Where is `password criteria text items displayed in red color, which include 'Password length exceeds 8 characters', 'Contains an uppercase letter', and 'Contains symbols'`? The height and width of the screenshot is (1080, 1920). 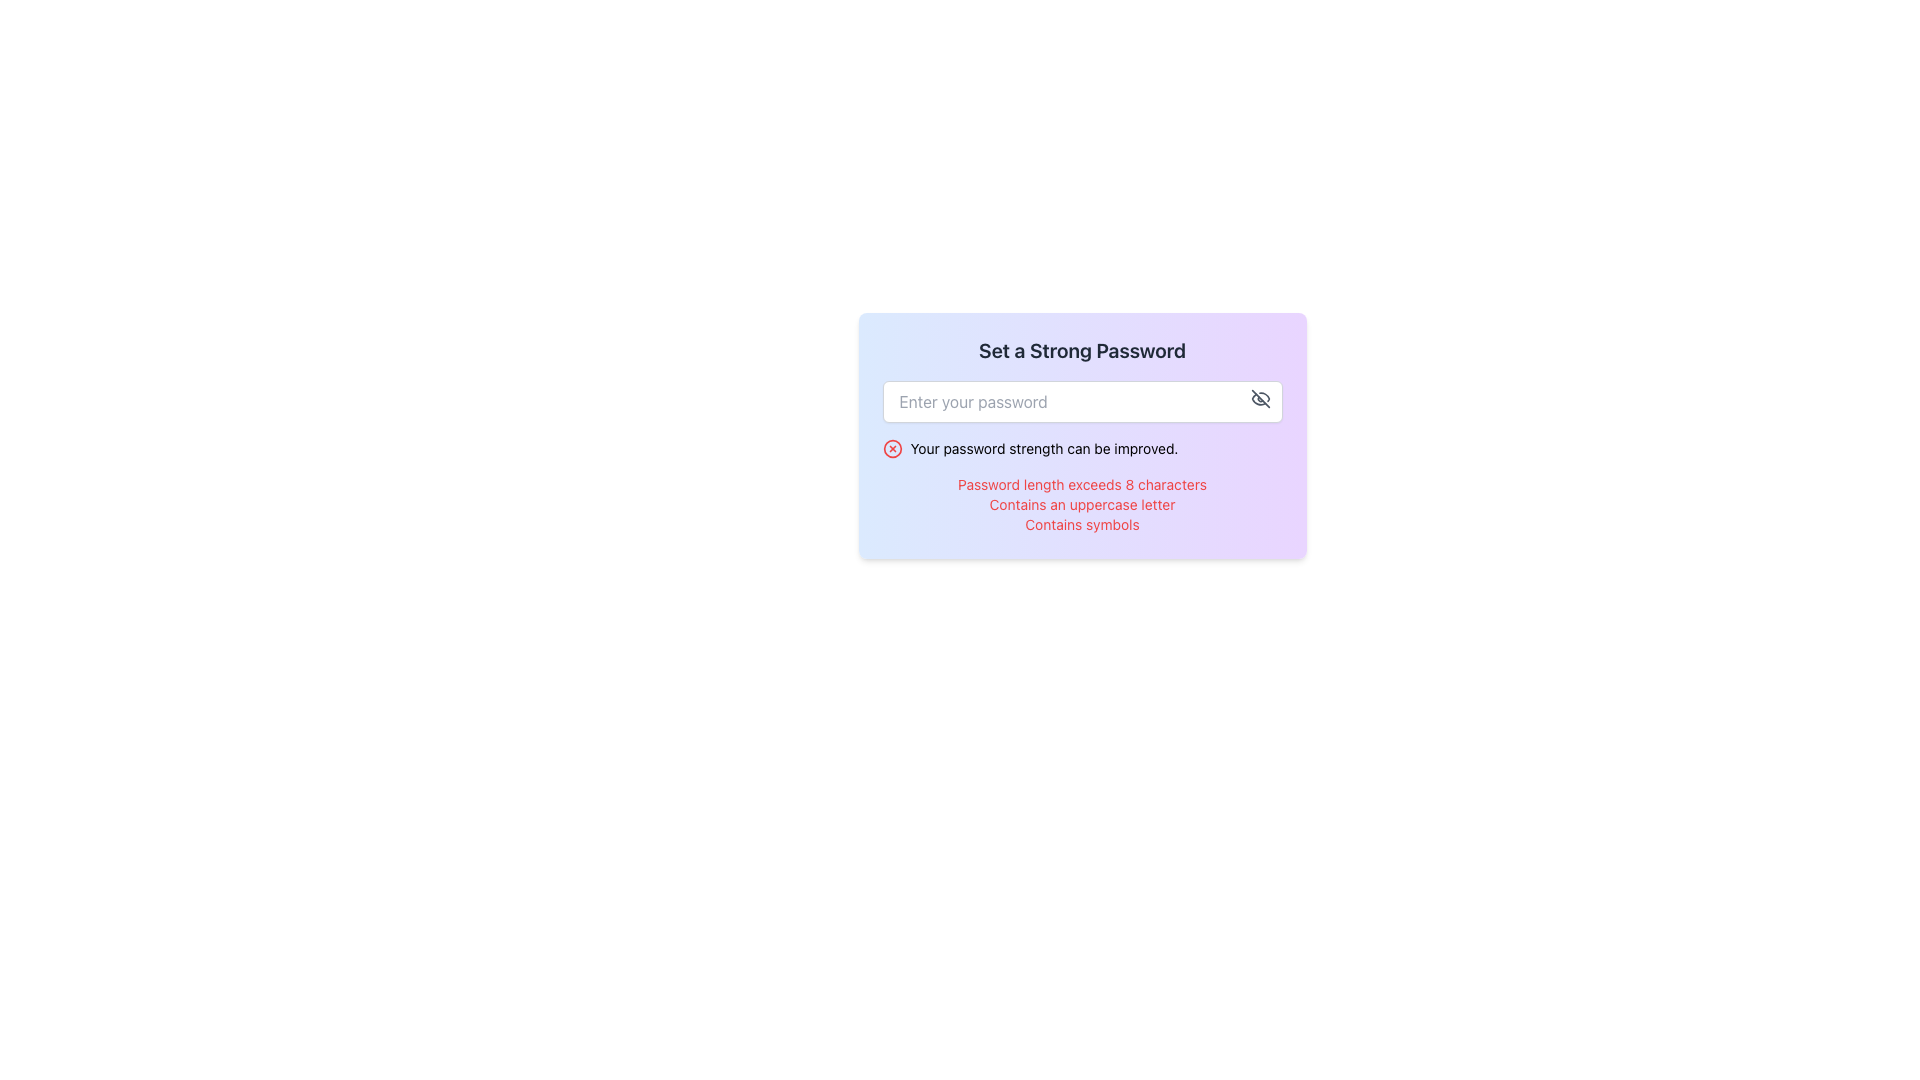 password criteria text items displayed in red color, which include 'Password length exceeds 8 characters', 'Contains an uppercase letter', and 'Contains symbols' is located at coordinates (1081, 504).